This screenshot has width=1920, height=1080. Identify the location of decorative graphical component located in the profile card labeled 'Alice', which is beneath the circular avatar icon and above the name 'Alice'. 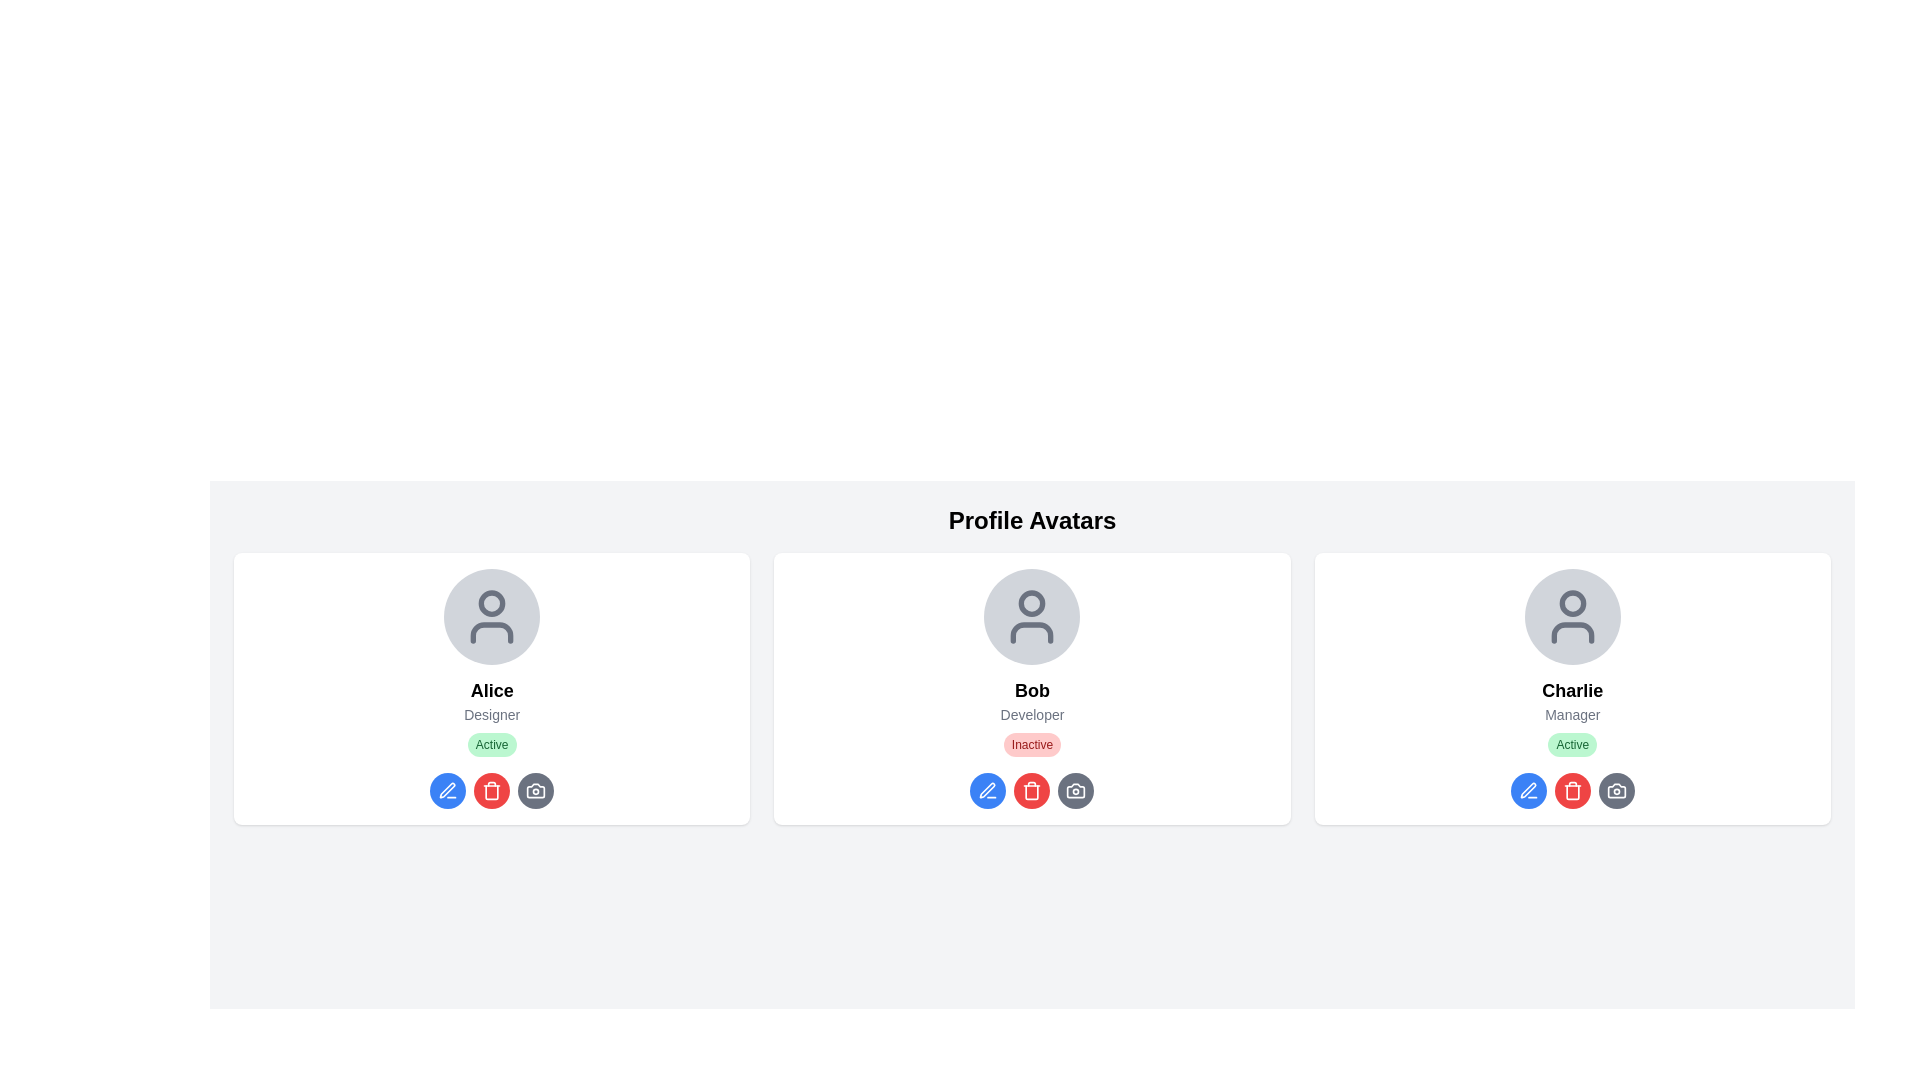
(492, 632).